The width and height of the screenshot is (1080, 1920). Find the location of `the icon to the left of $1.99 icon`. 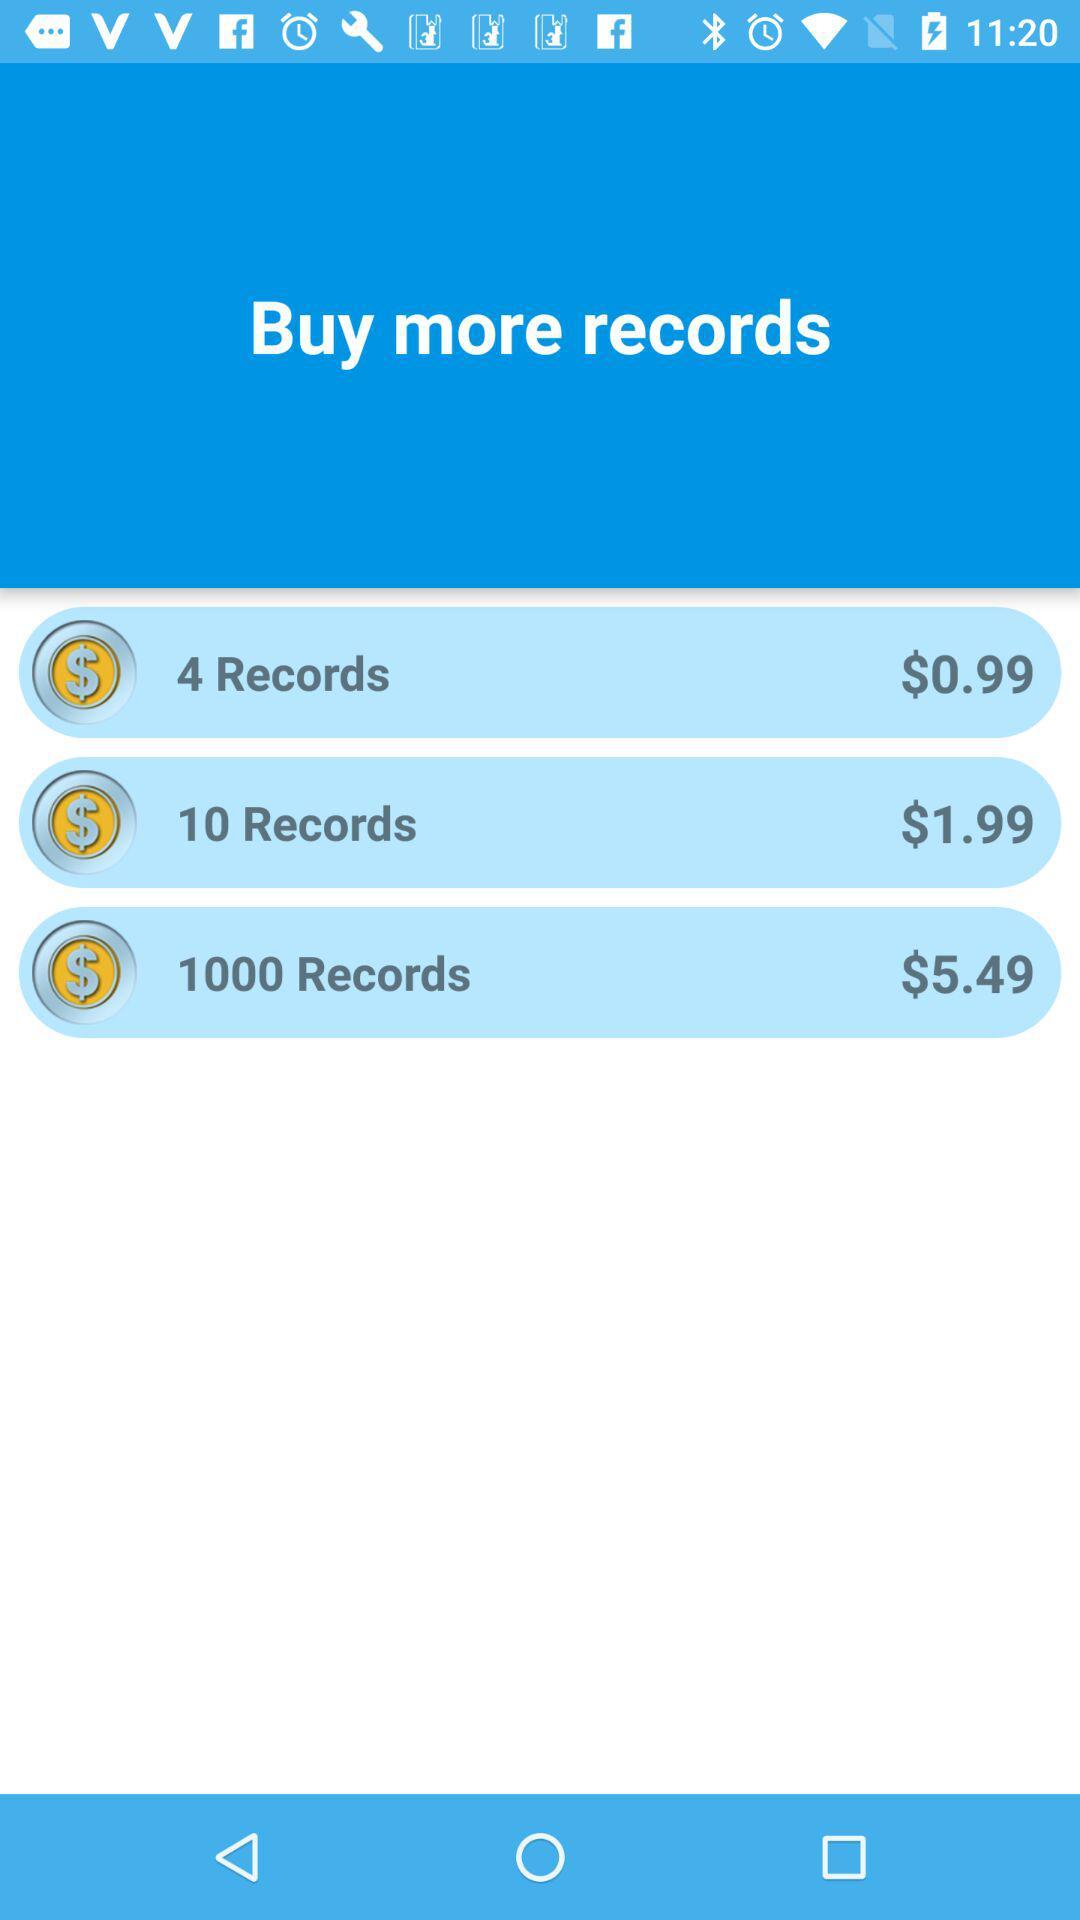

the icon to the left of $1.99 icon is located at coordinates (510, 822).